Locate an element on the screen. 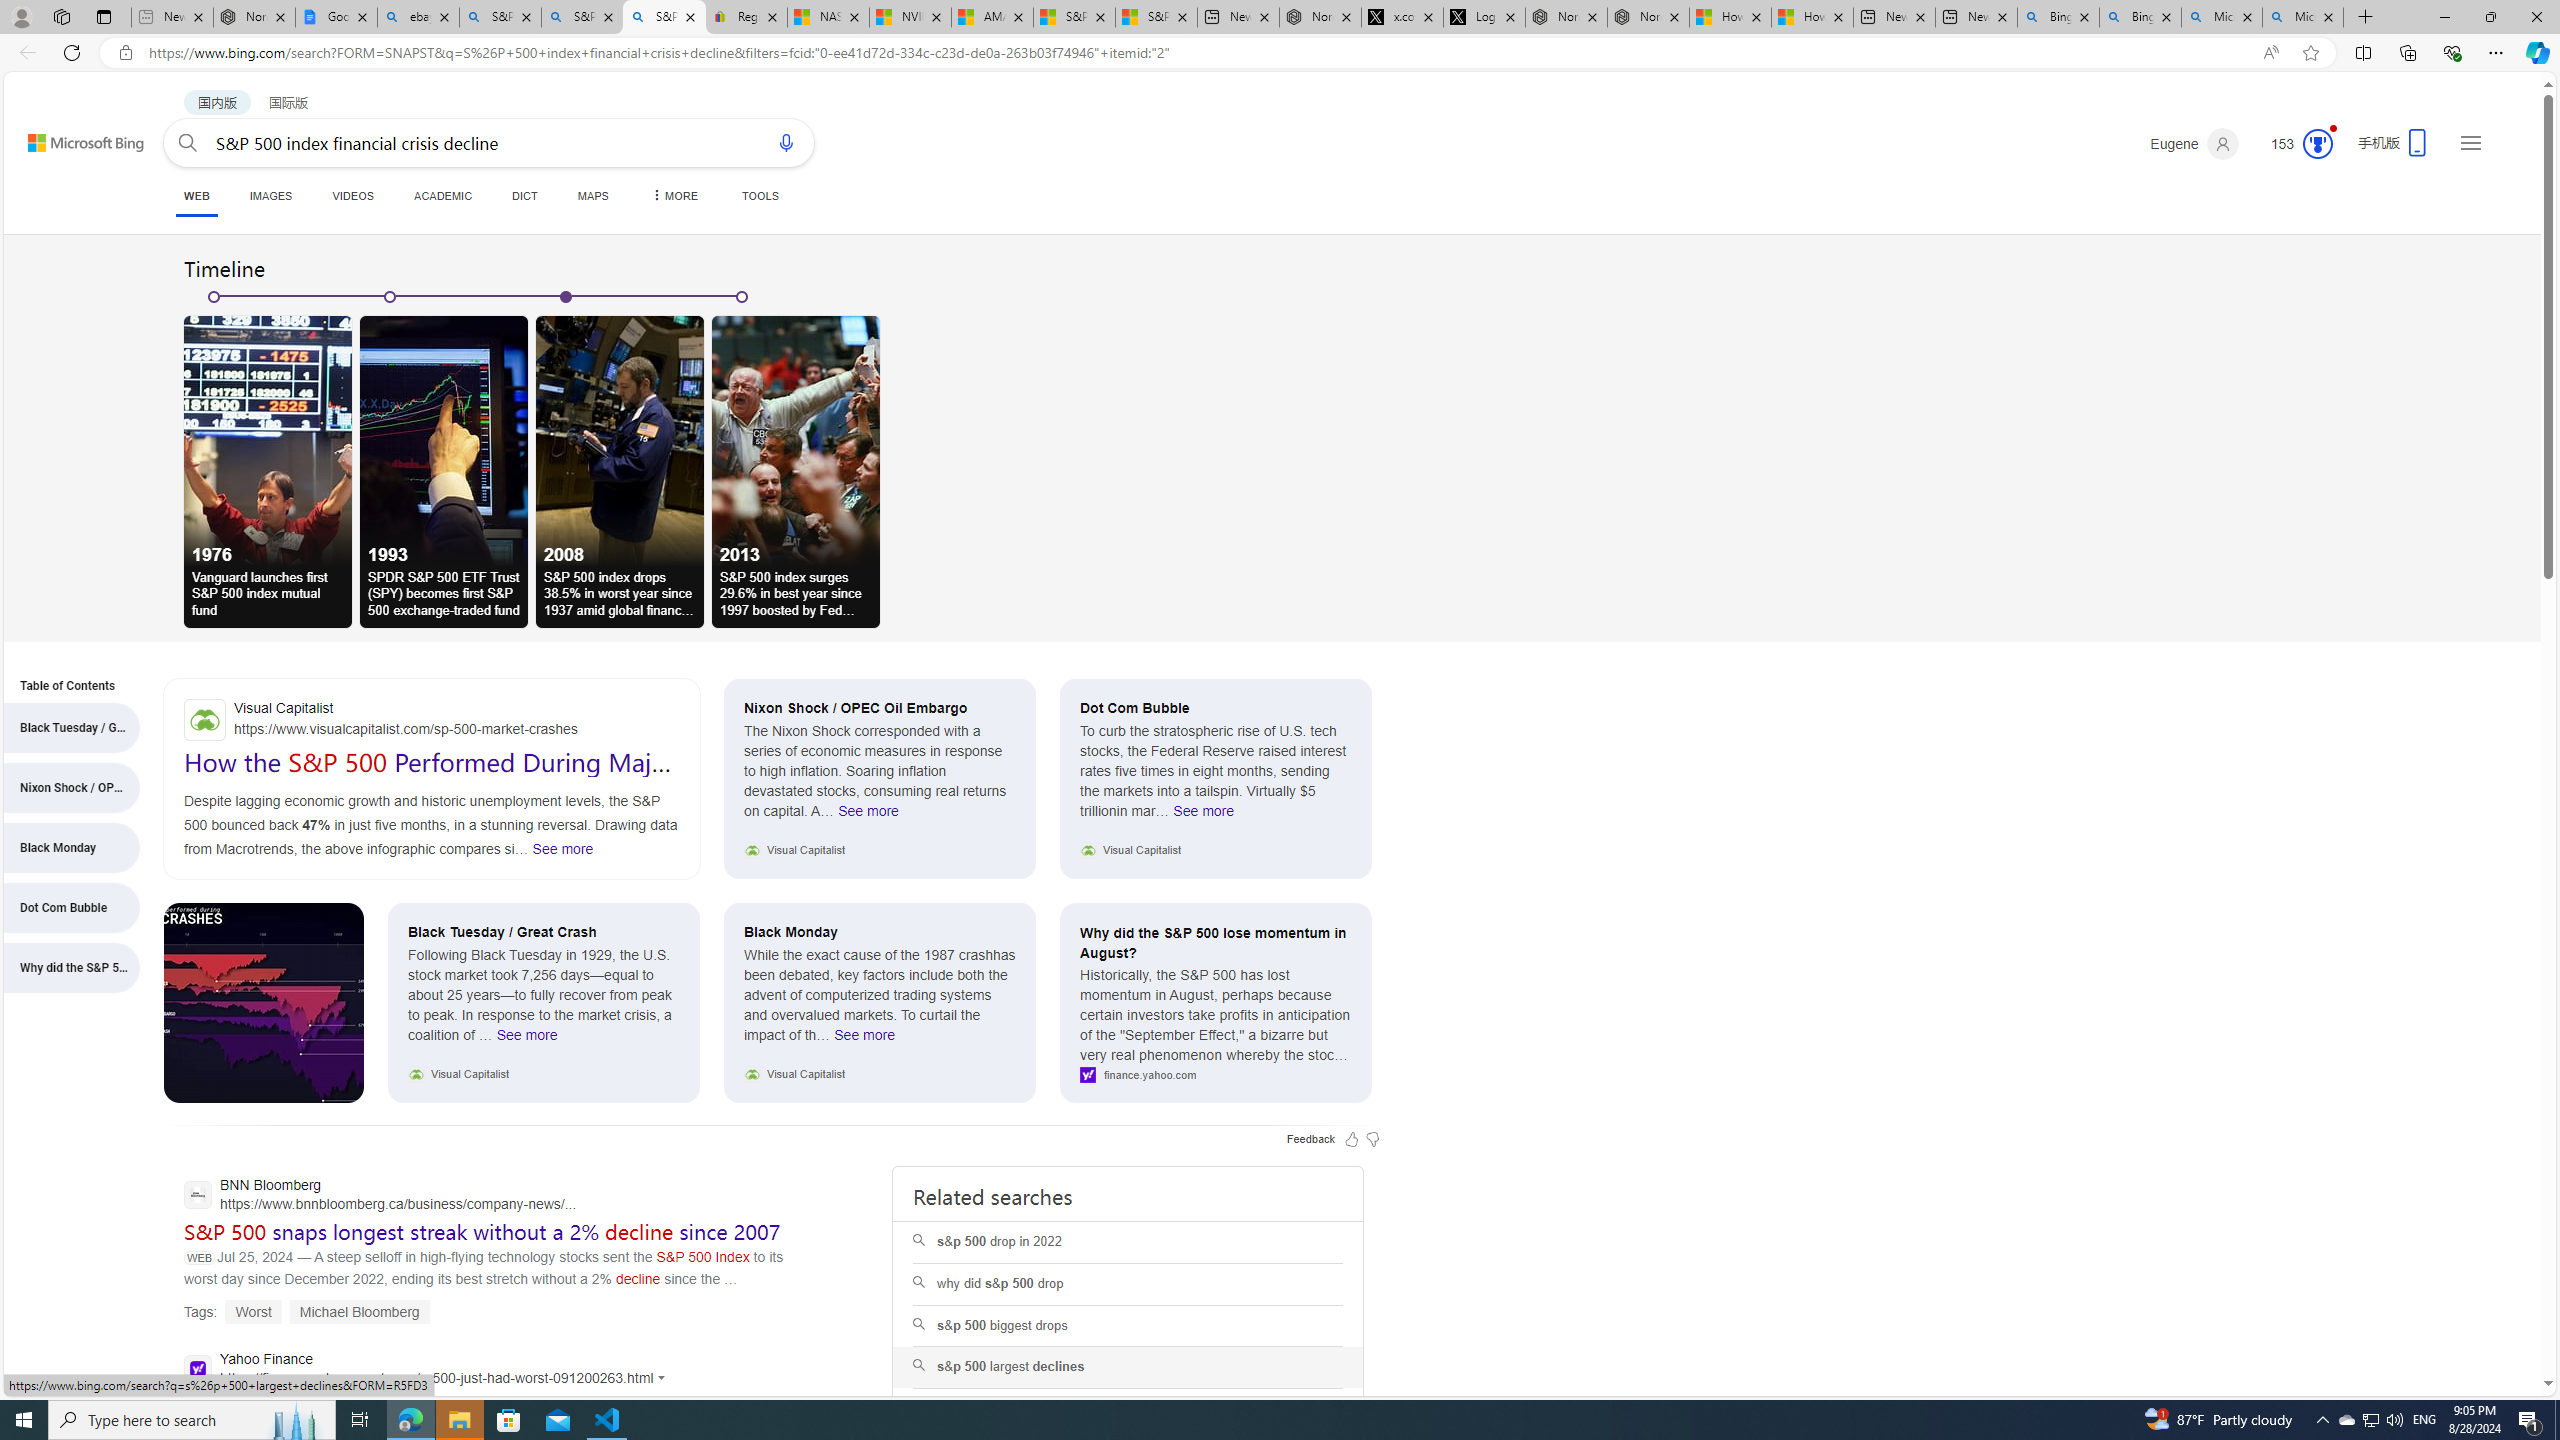 This screenshot has width=2560, height=1440. 'ACADEMIC' is located at coordinates (444, 195).